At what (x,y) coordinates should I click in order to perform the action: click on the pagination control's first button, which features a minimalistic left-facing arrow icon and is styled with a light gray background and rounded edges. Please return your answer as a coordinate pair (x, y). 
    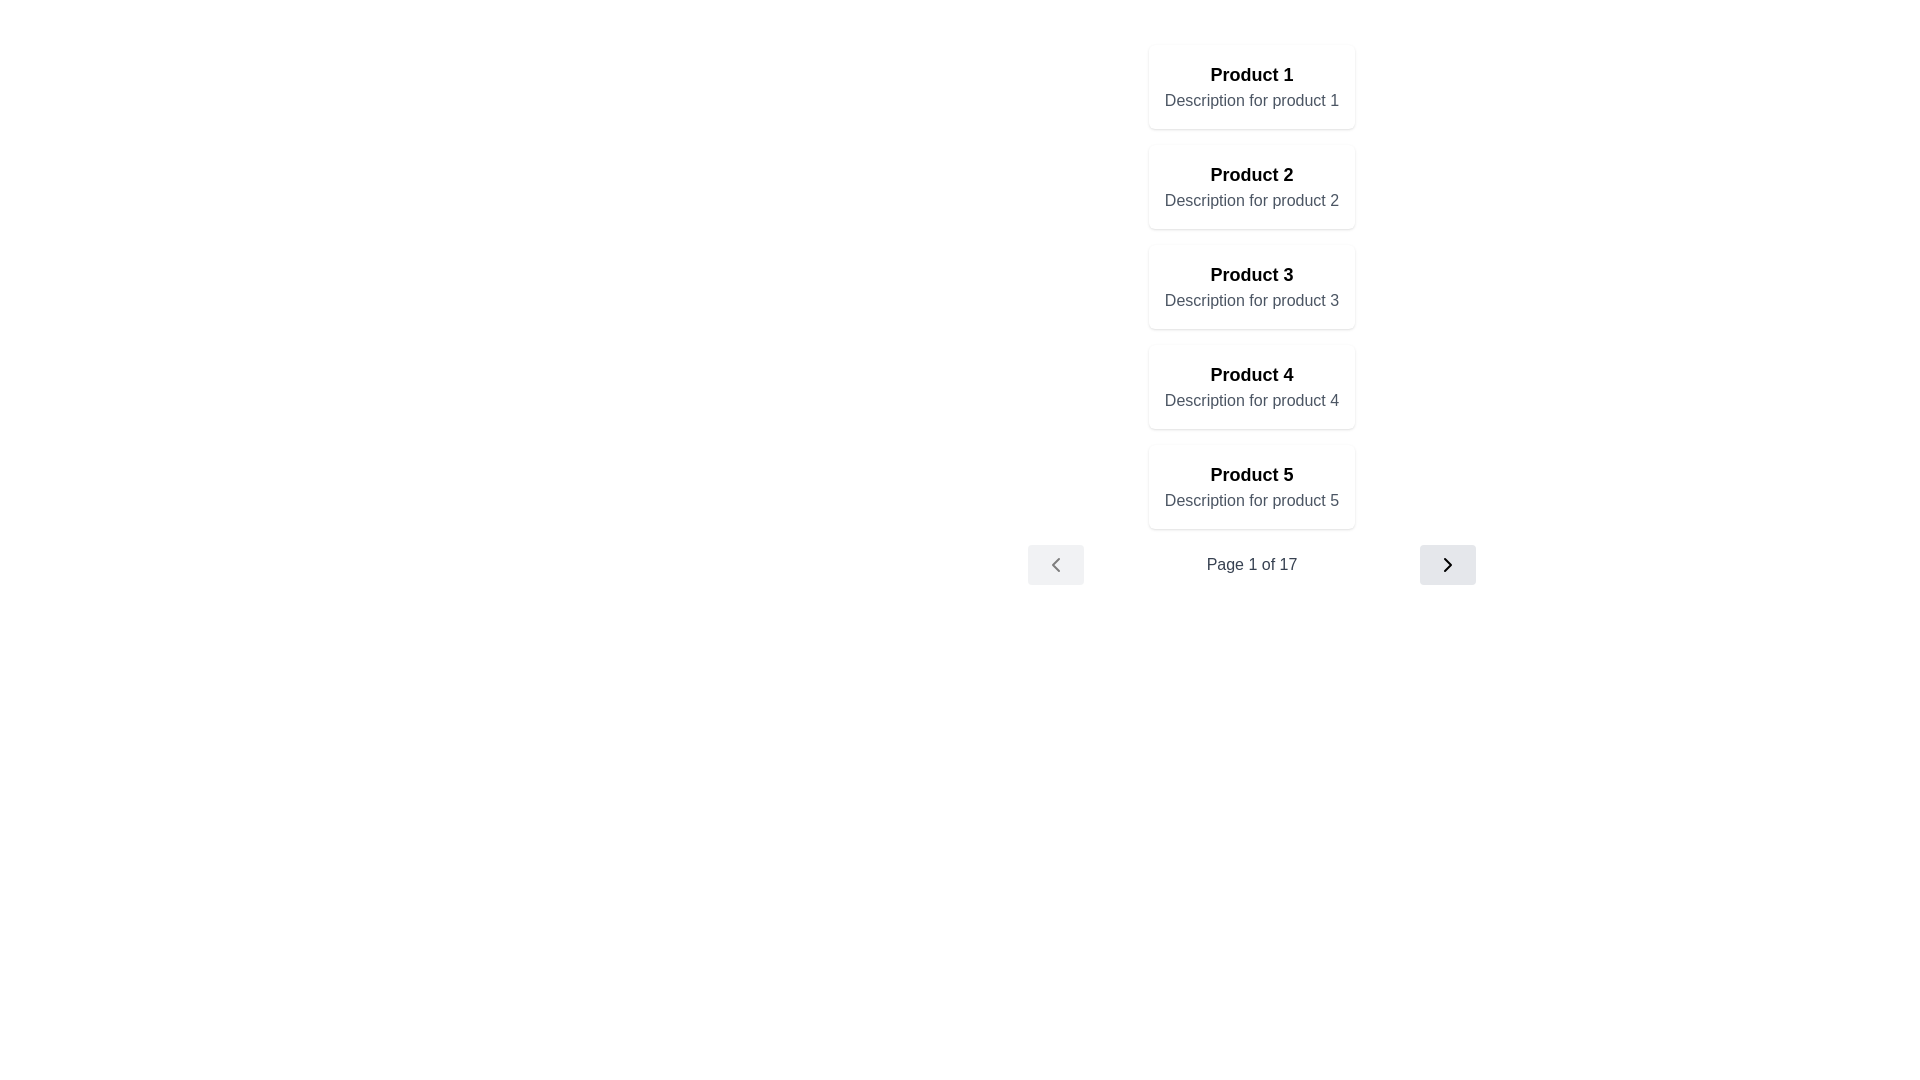
    Looking at the image, I should click on (1055, 564).